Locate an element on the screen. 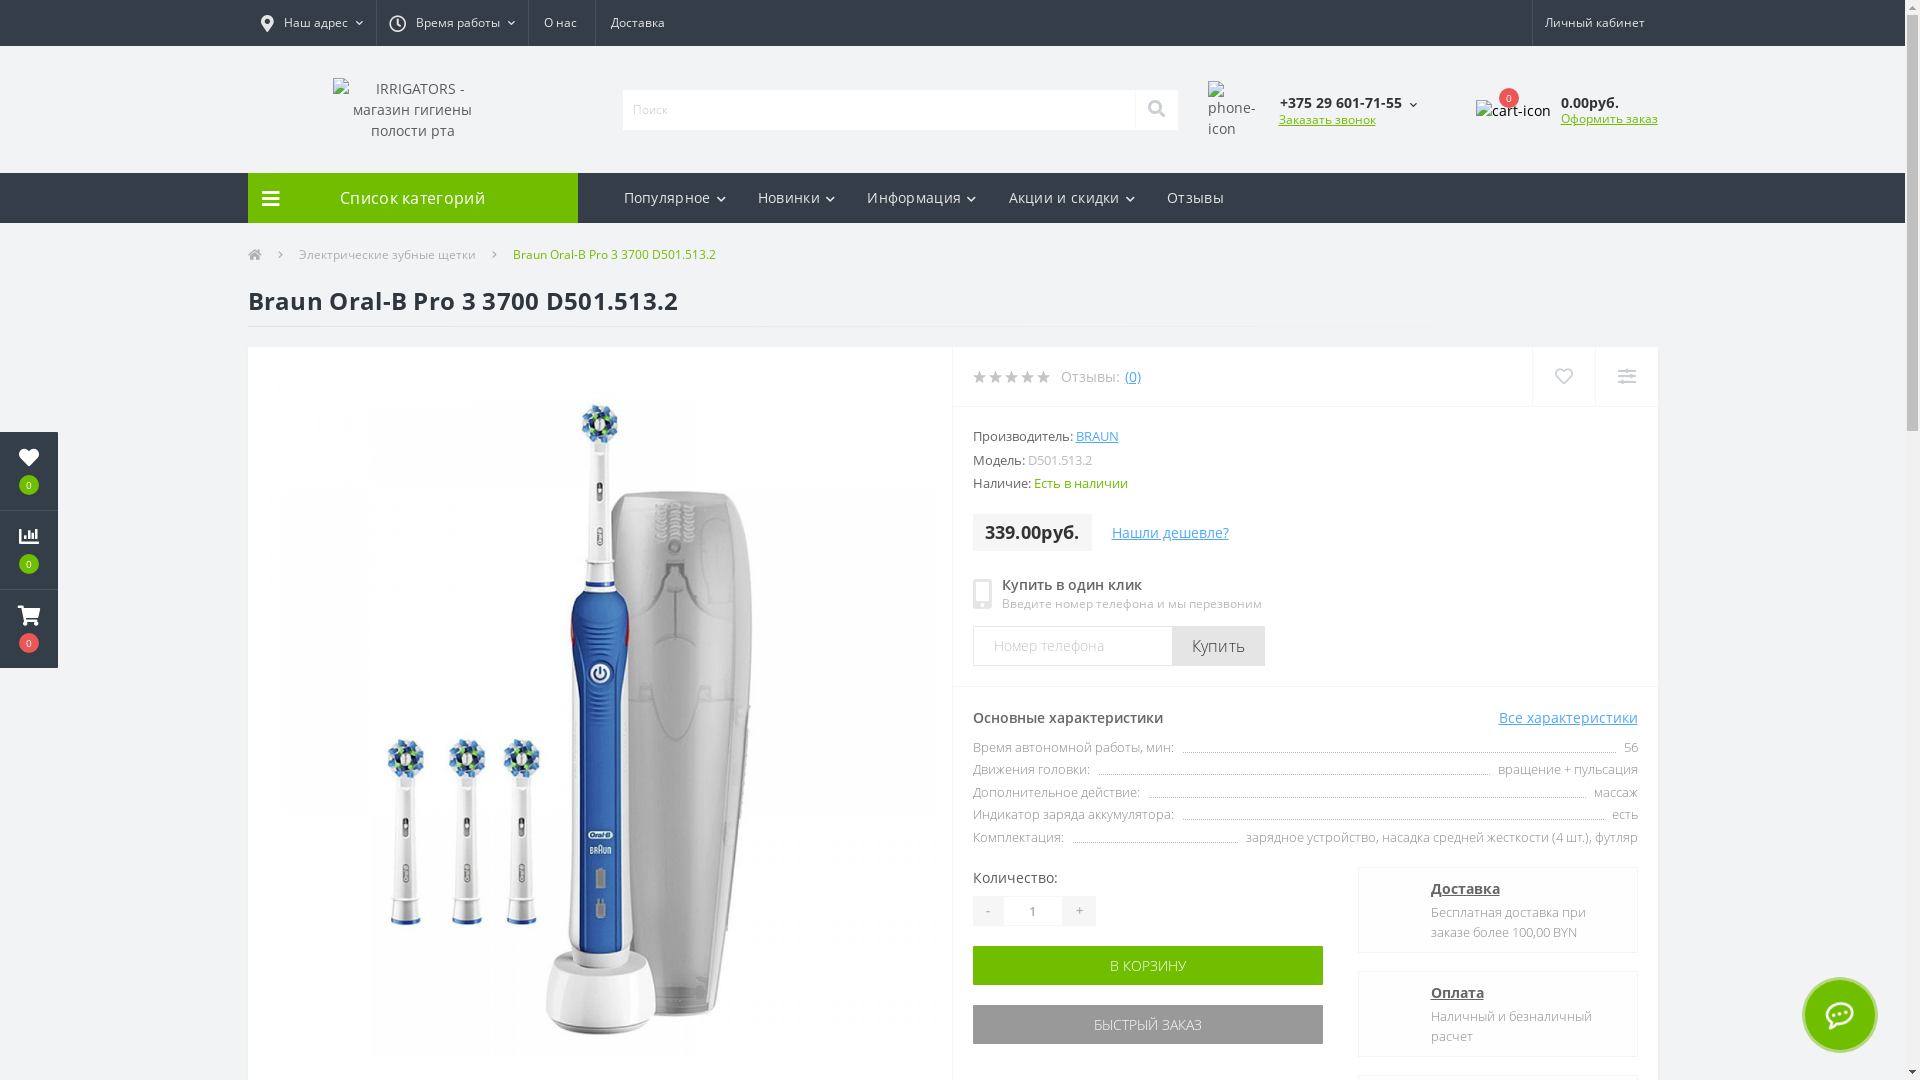 Image resolution: width=1920 pixels, height=1080 pixels. '+375 29 601-71-55' is located at coordinates (1347, 102).